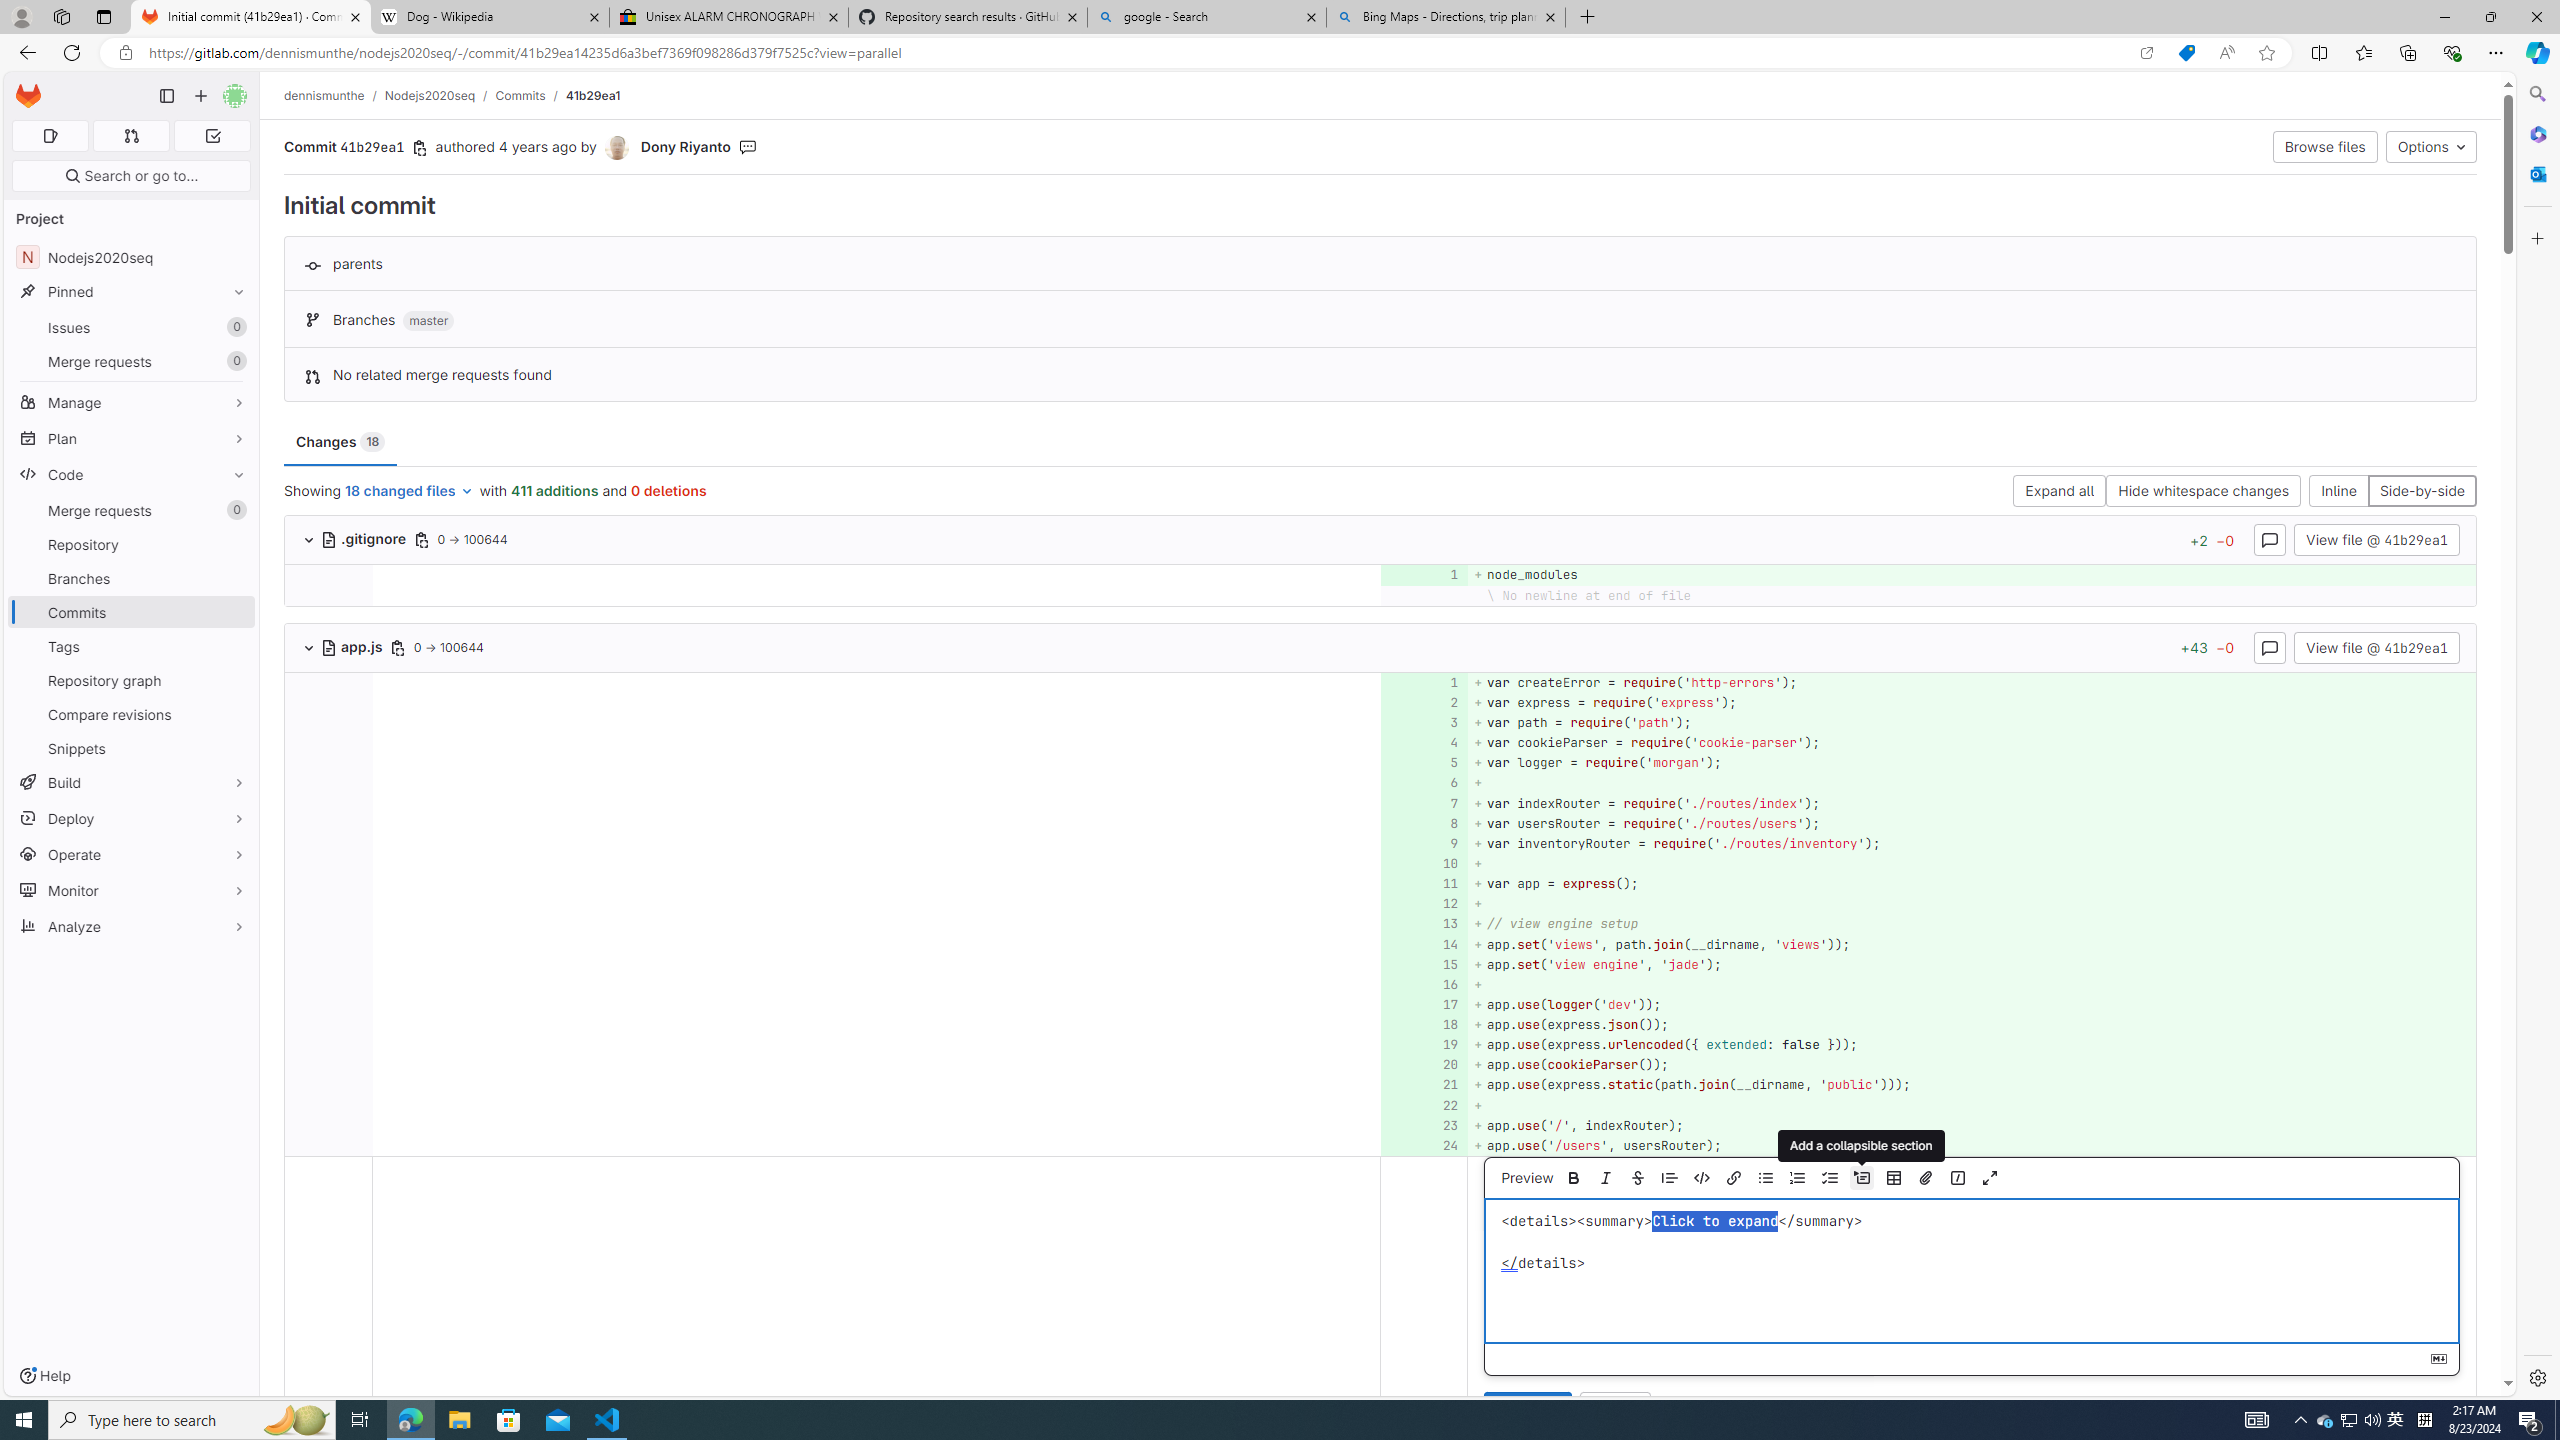 The height and width of the screenshot is (1440, 2560). Describe the element at coordinates (1422, 984) in the screenshot. I see `'16'` at that location.